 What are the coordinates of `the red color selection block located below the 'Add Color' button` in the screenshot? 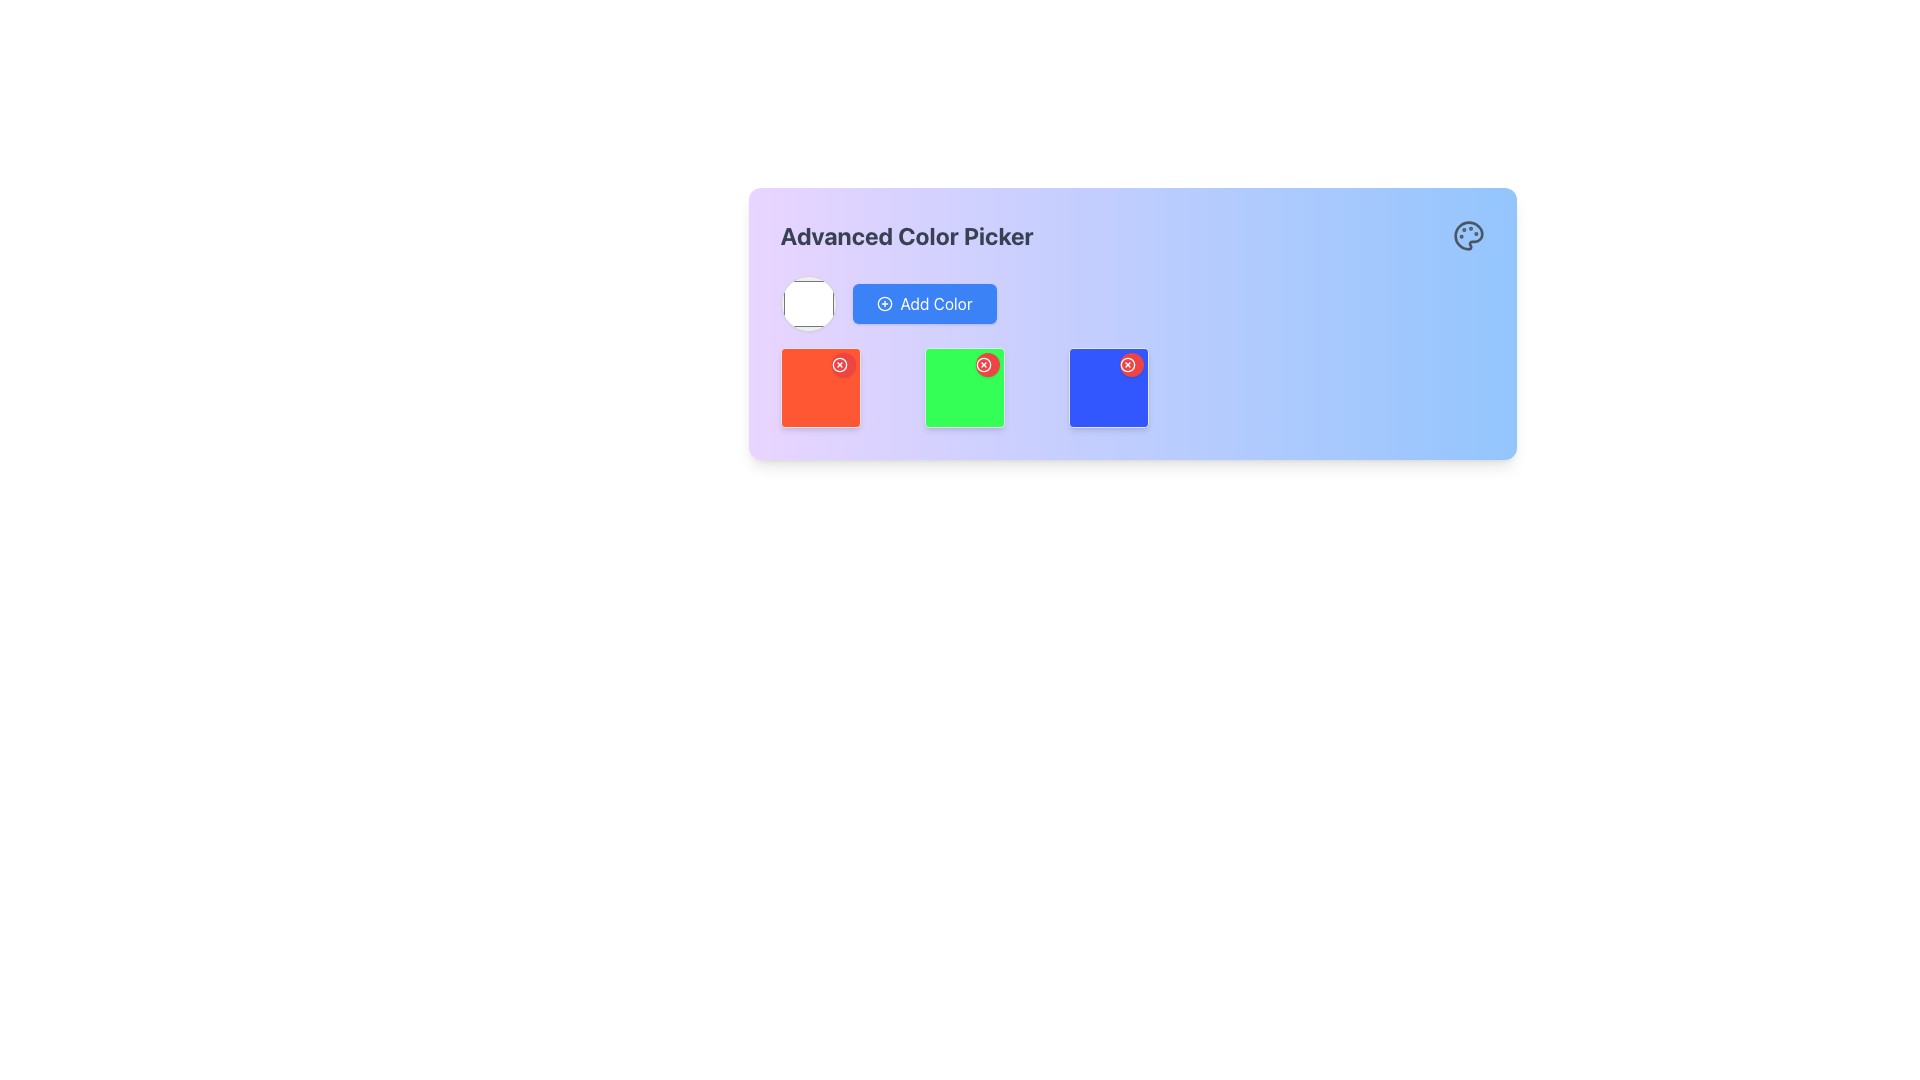 It's located at (820, 388).